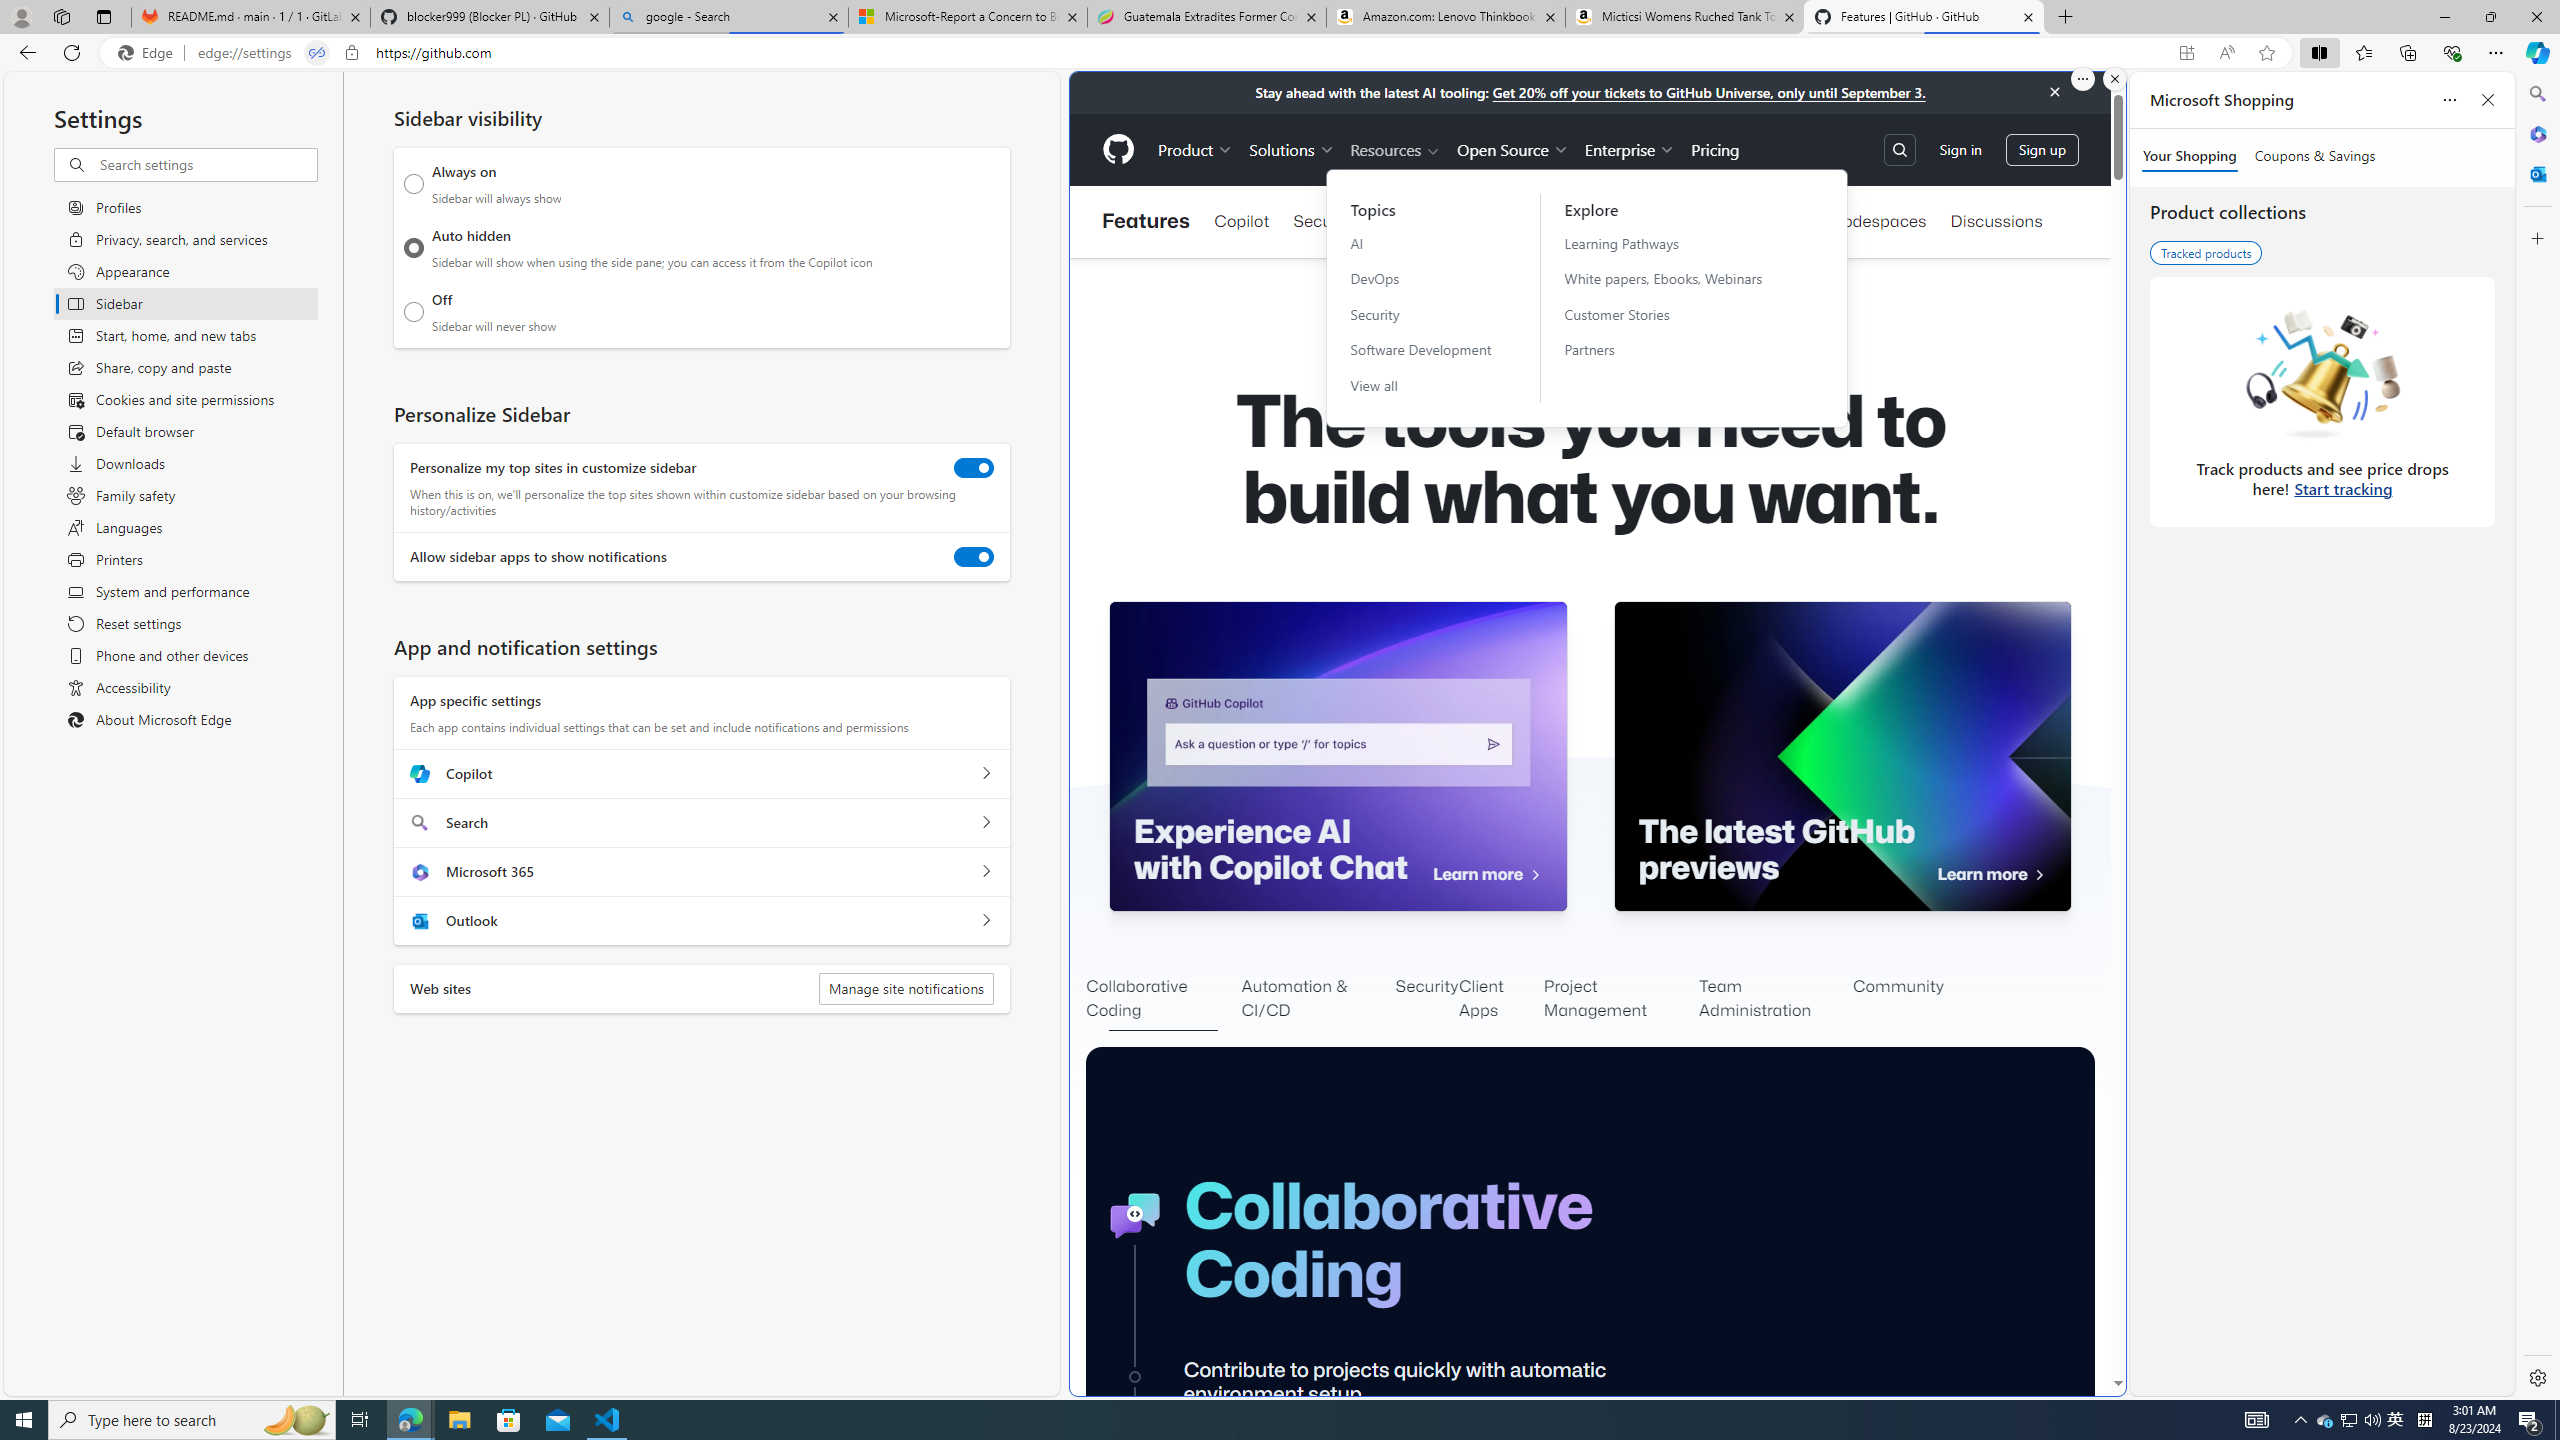 The height and width of the screenshot is (1440, 2560). I want to click on 'Enterprise', so click(1630, 149).